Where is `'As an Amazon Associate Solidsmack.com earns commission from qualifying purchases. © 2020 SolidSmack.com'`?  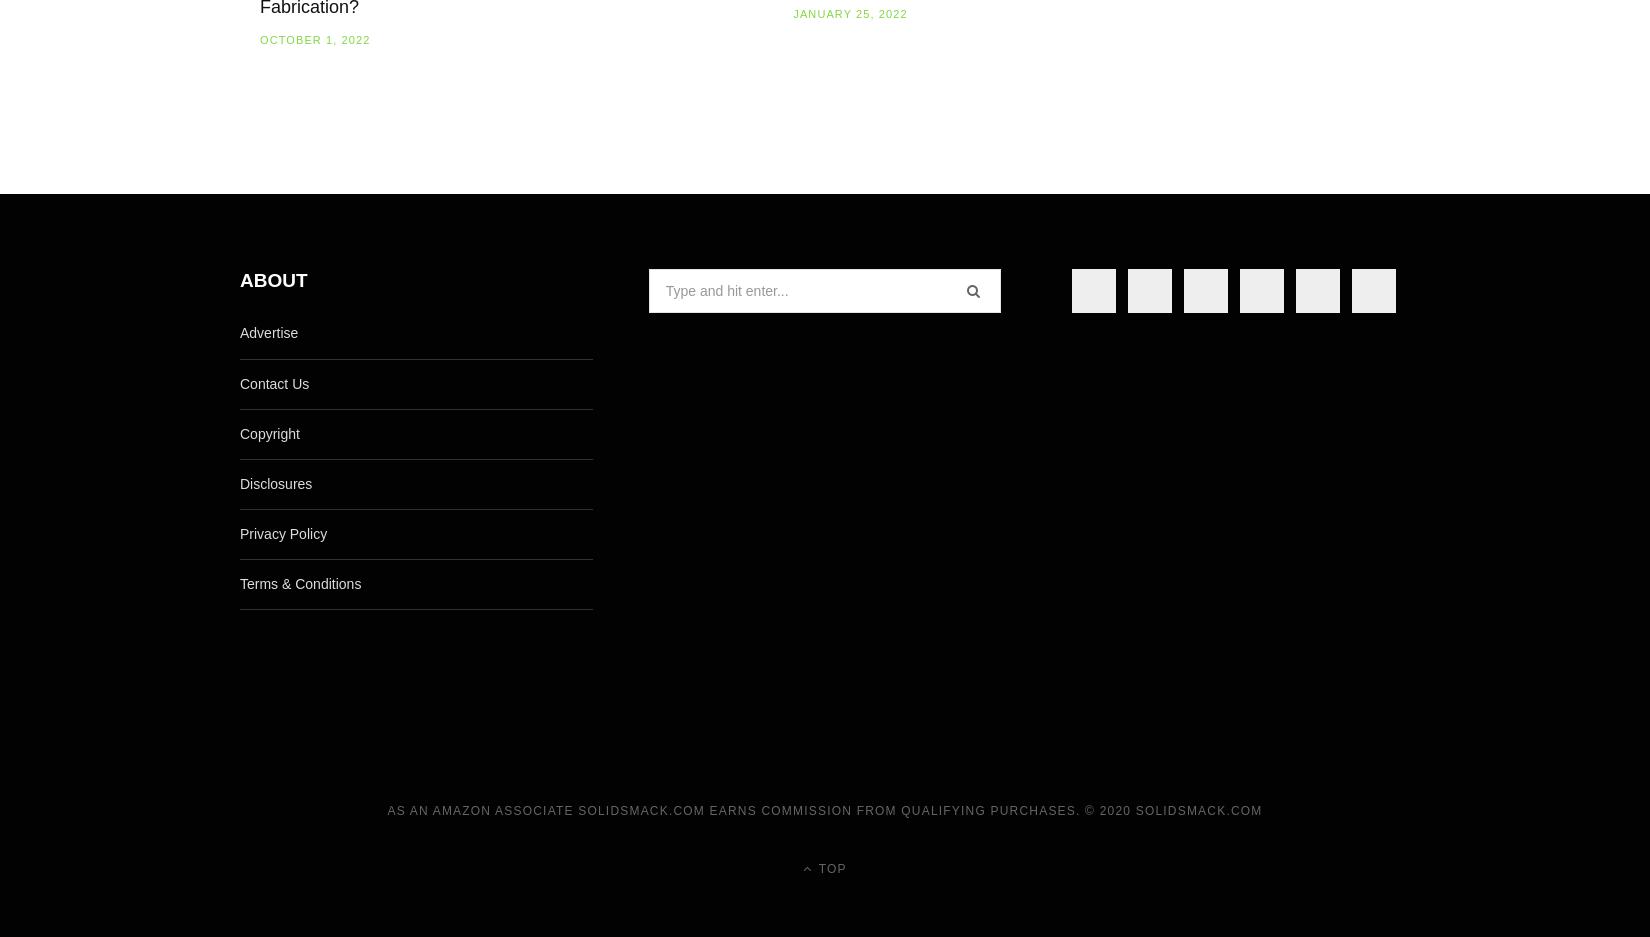
'As an Amazon Associate Solidsmack.com earns commission from qualifying purchases. © 2020 SolidSmack.com' is located at coordinates (823, 809).